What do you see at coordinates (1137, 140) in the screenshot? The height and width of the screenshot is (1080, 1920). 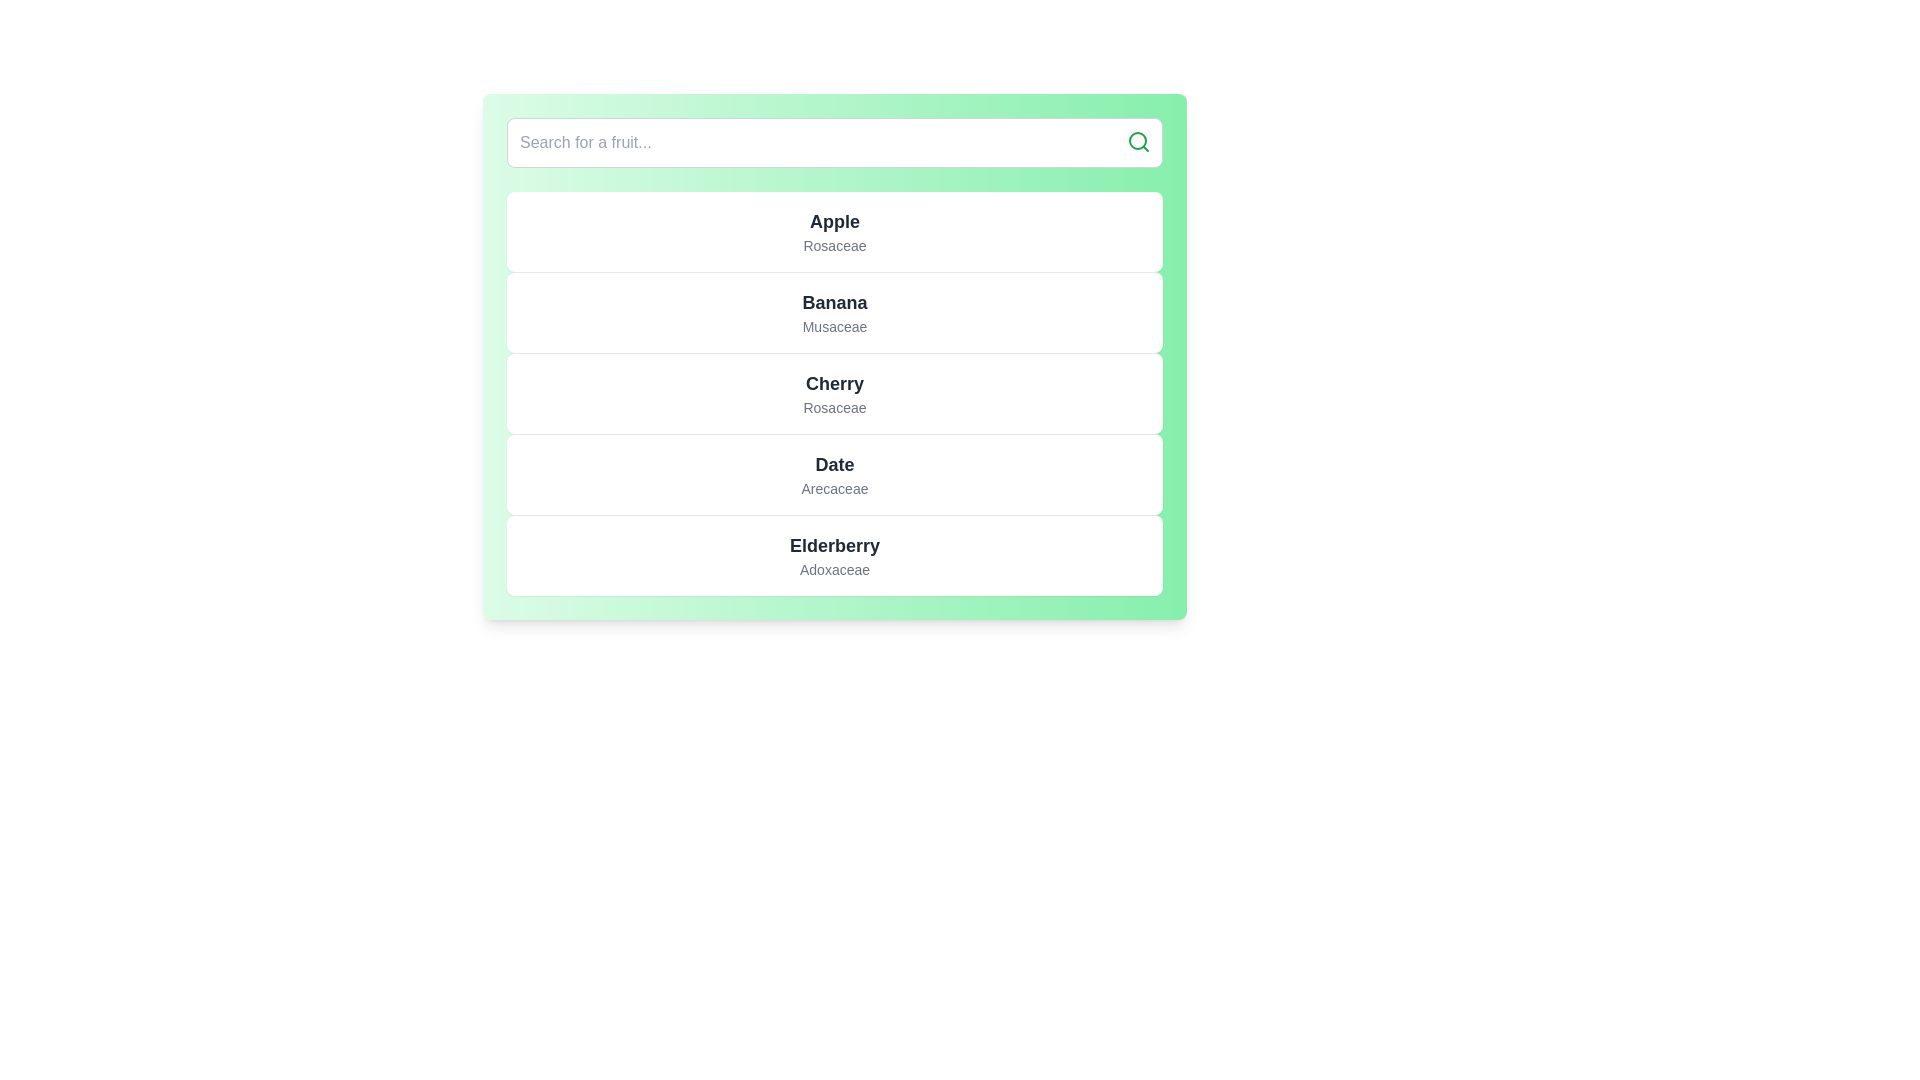 I see `the decorative circle of the search icon located in the top-right corner of the search bar` at bounding box center [1137, 140].